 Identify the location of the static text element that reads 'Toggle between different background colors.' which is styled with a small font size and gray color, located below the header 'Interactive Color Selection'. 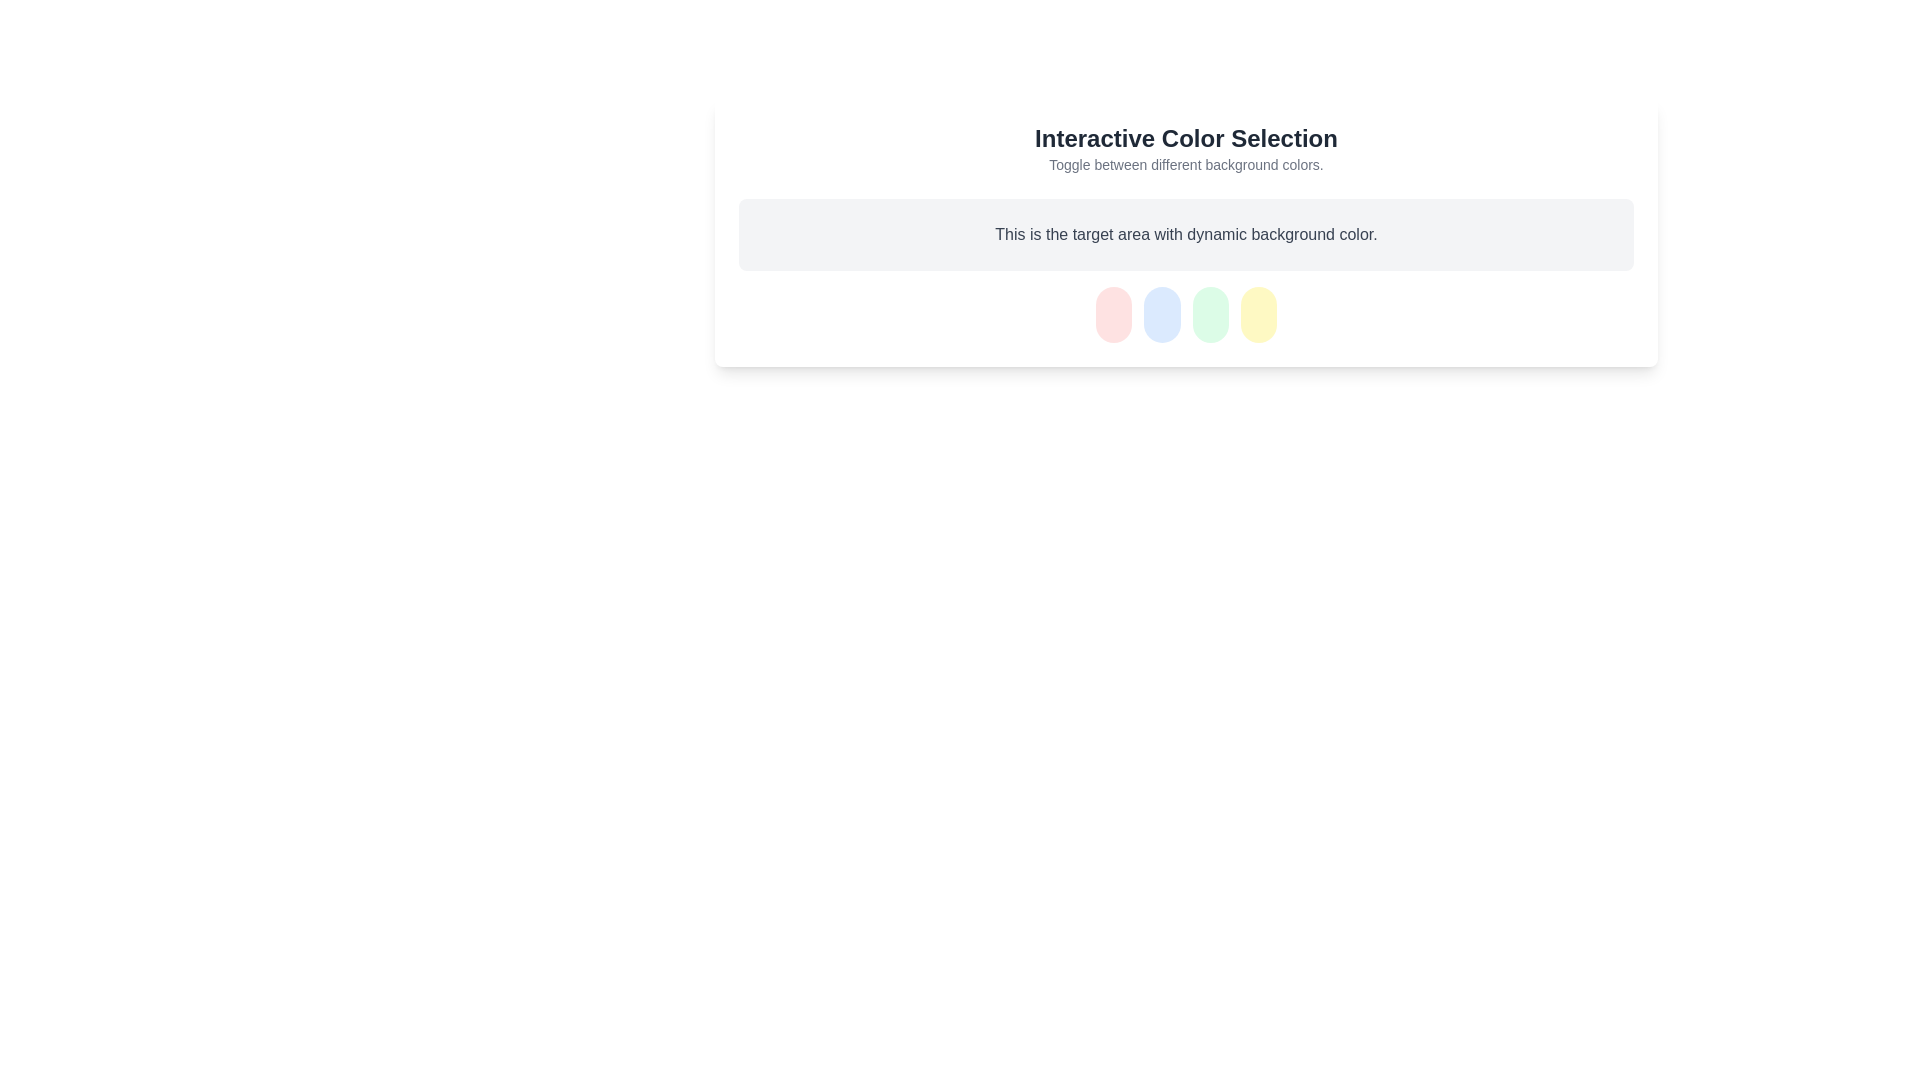
(1186, 164).